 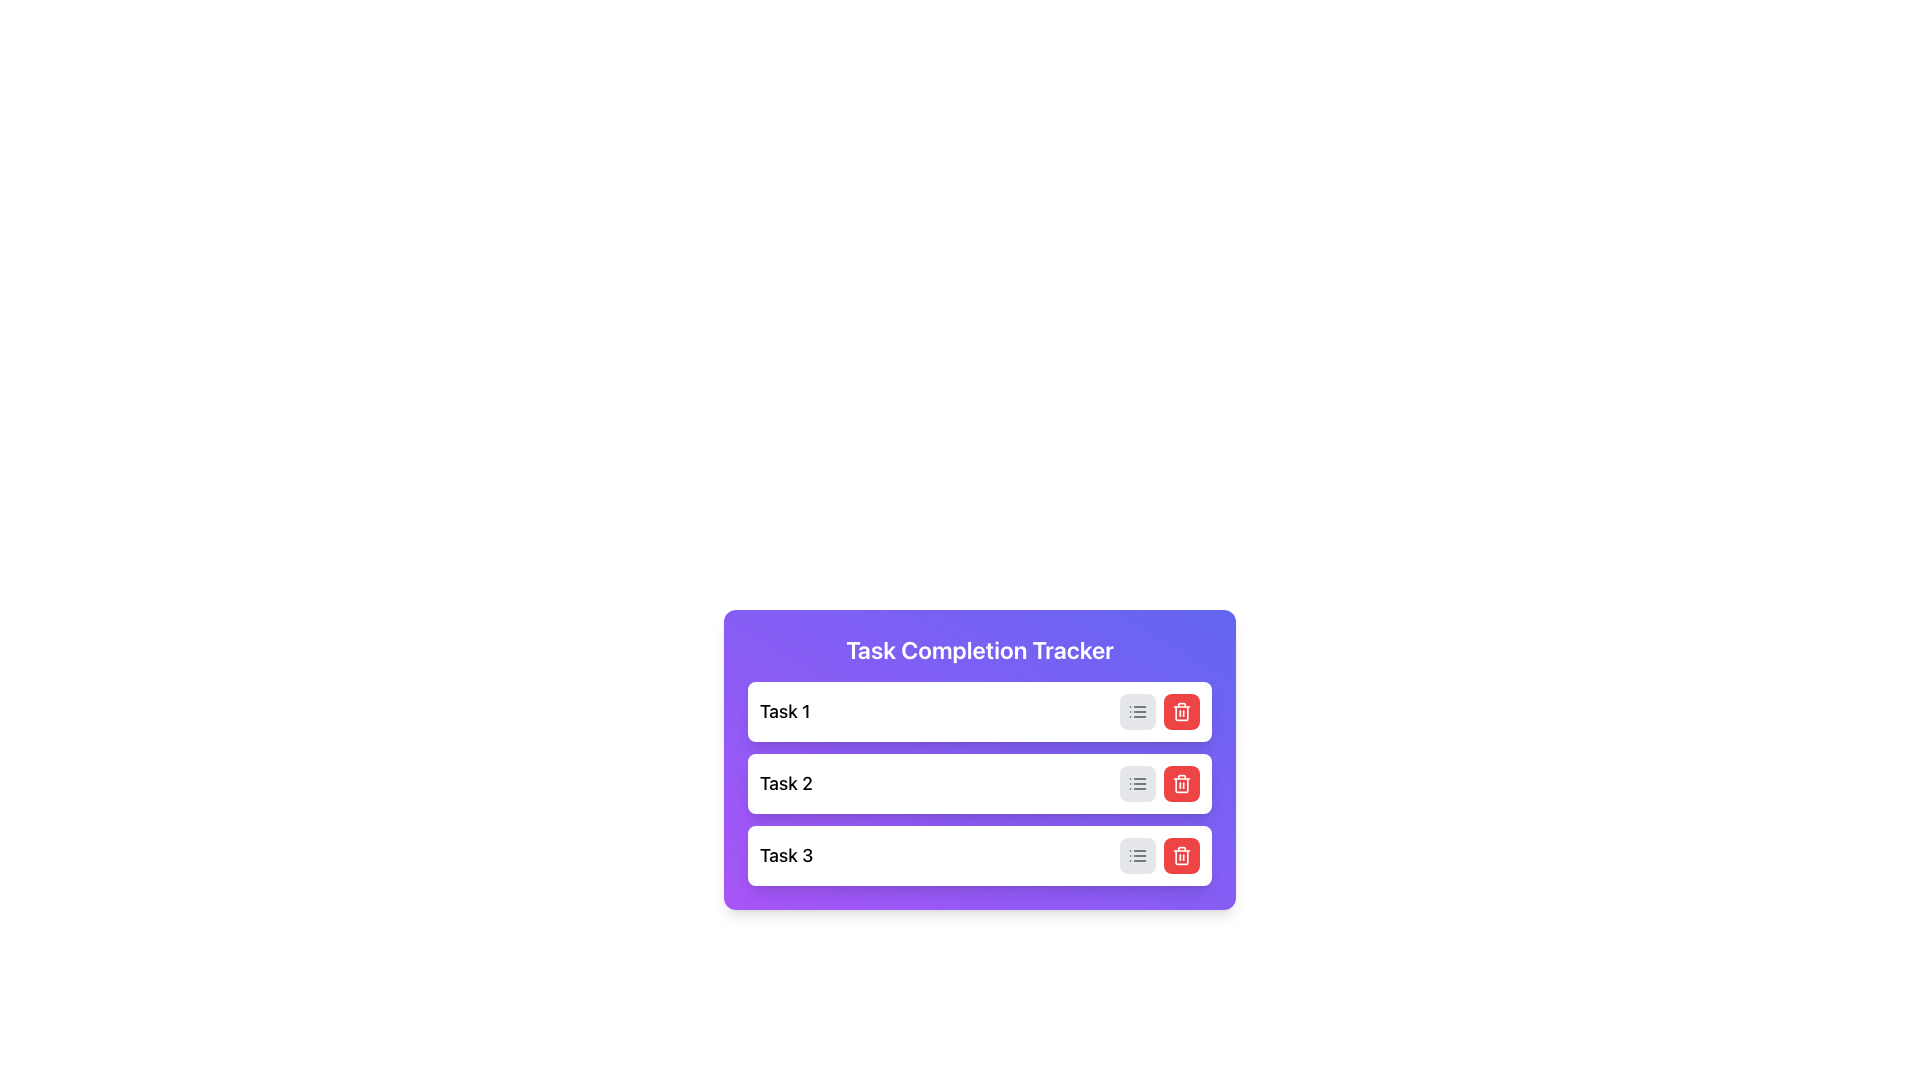 I want to click on the trash can icon button with a red background located at the rightmost position of the task entry, so click(x=1181, y=782).